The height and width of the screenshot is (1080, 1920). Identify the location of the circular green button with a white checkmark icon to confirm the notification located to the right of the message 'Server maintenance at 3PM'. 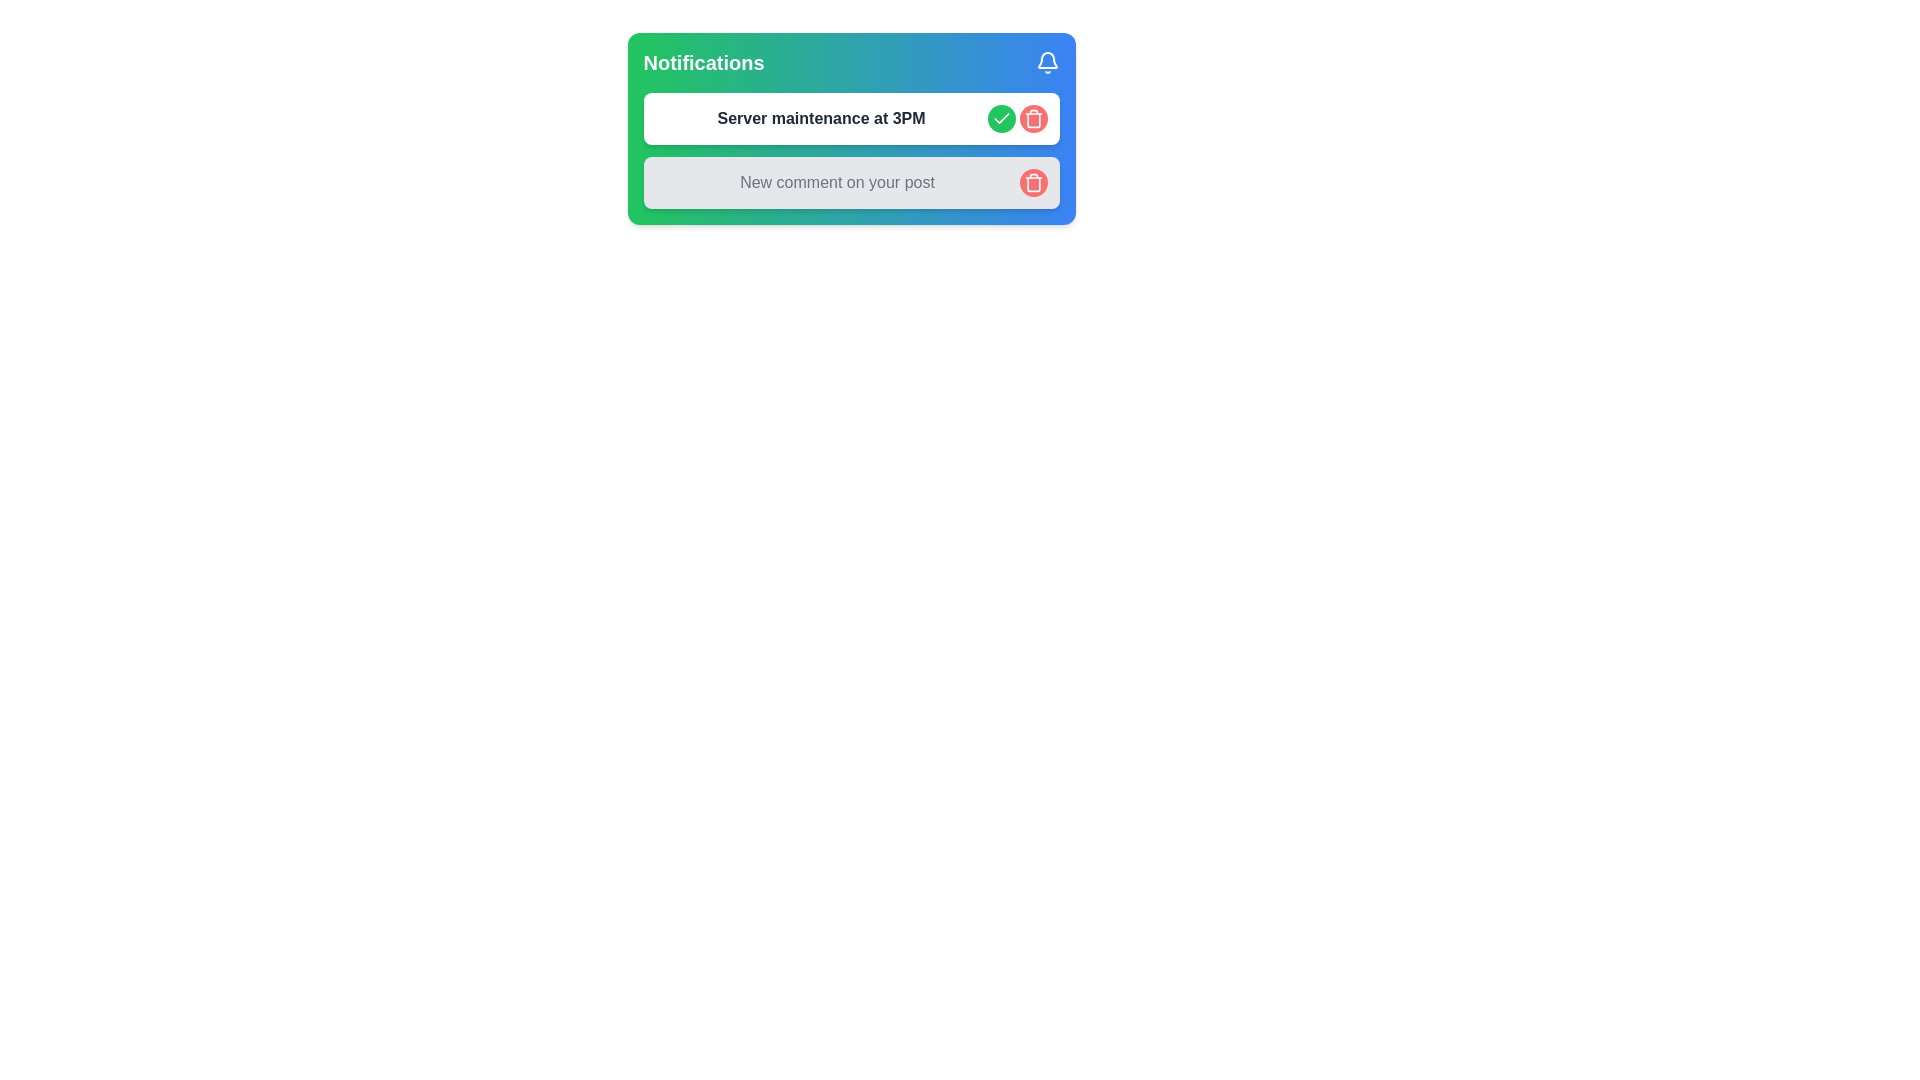
(1001, 119).